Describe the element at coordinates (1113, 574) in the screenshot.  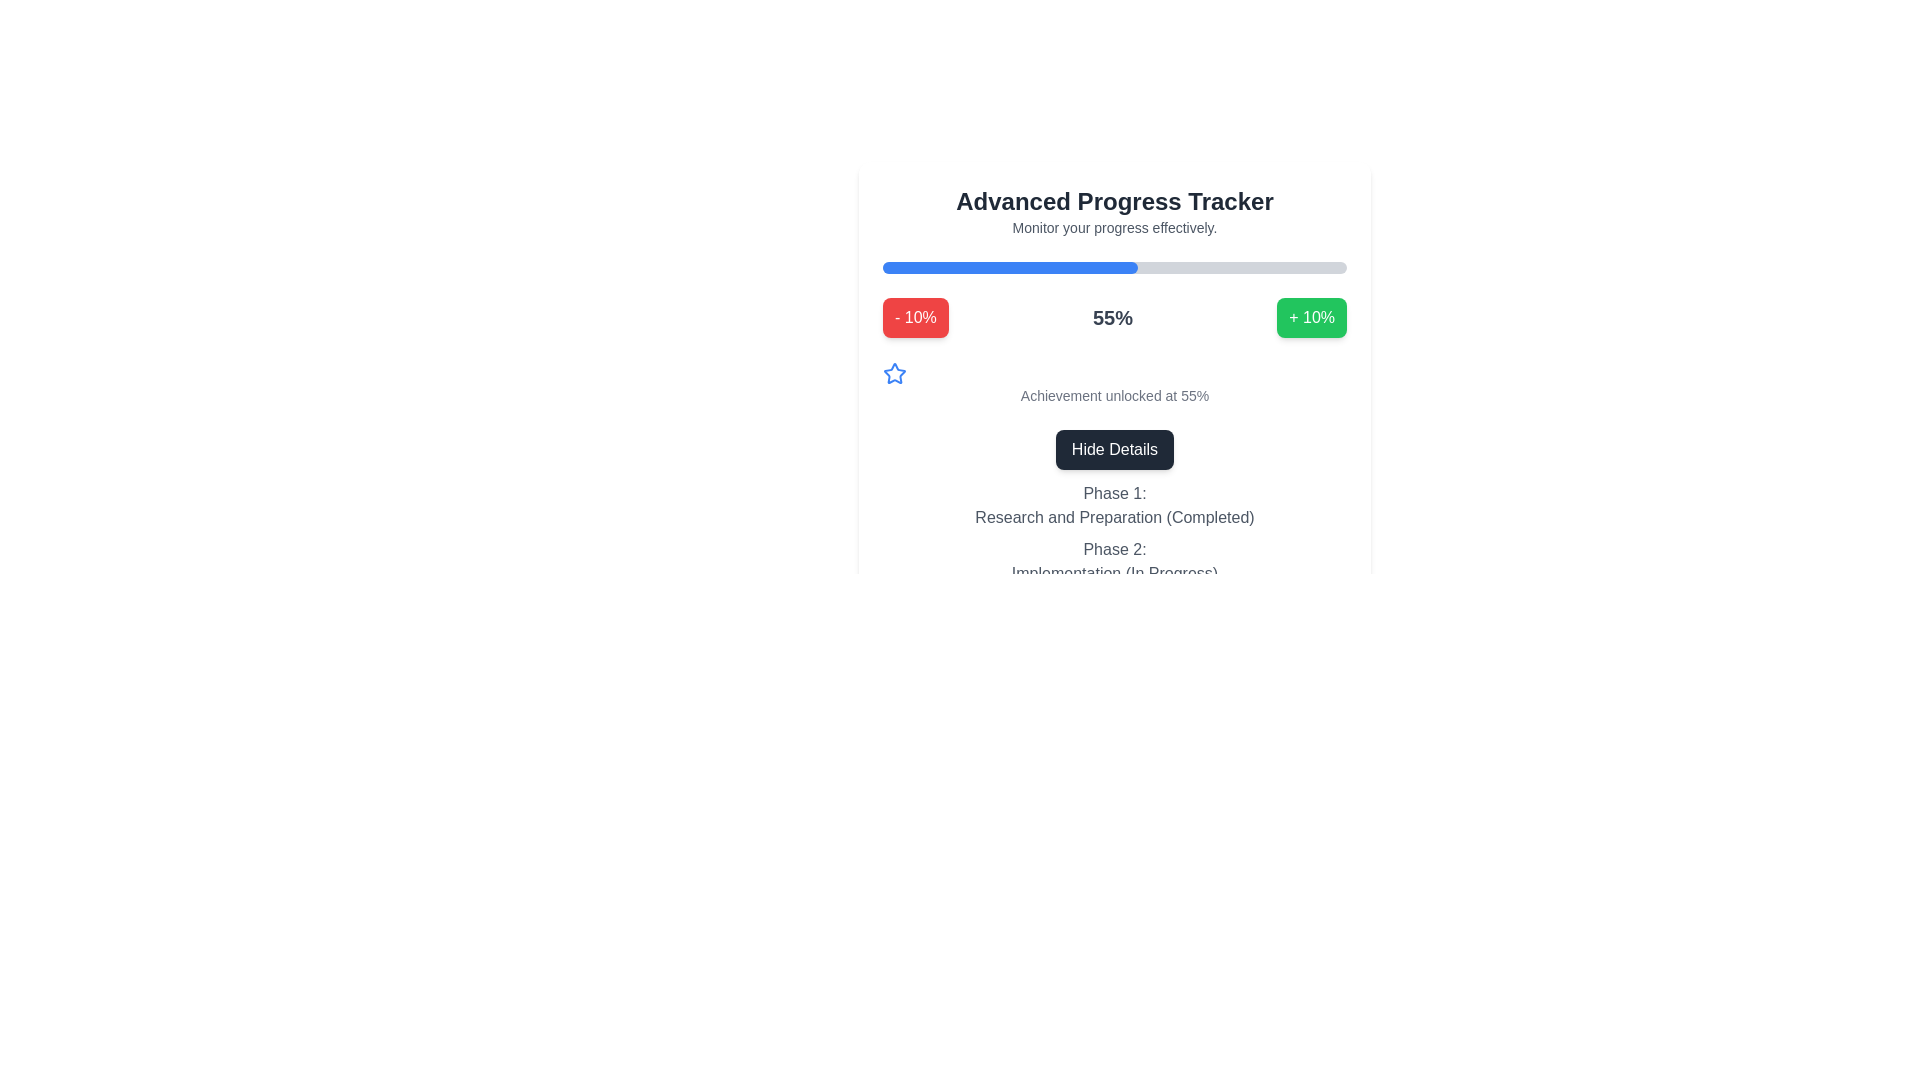
I see `the text label that reads 'Implementation (In Progress)', located immediately below the heading 'Phase 2:', to check for interactive behavior` at that location.